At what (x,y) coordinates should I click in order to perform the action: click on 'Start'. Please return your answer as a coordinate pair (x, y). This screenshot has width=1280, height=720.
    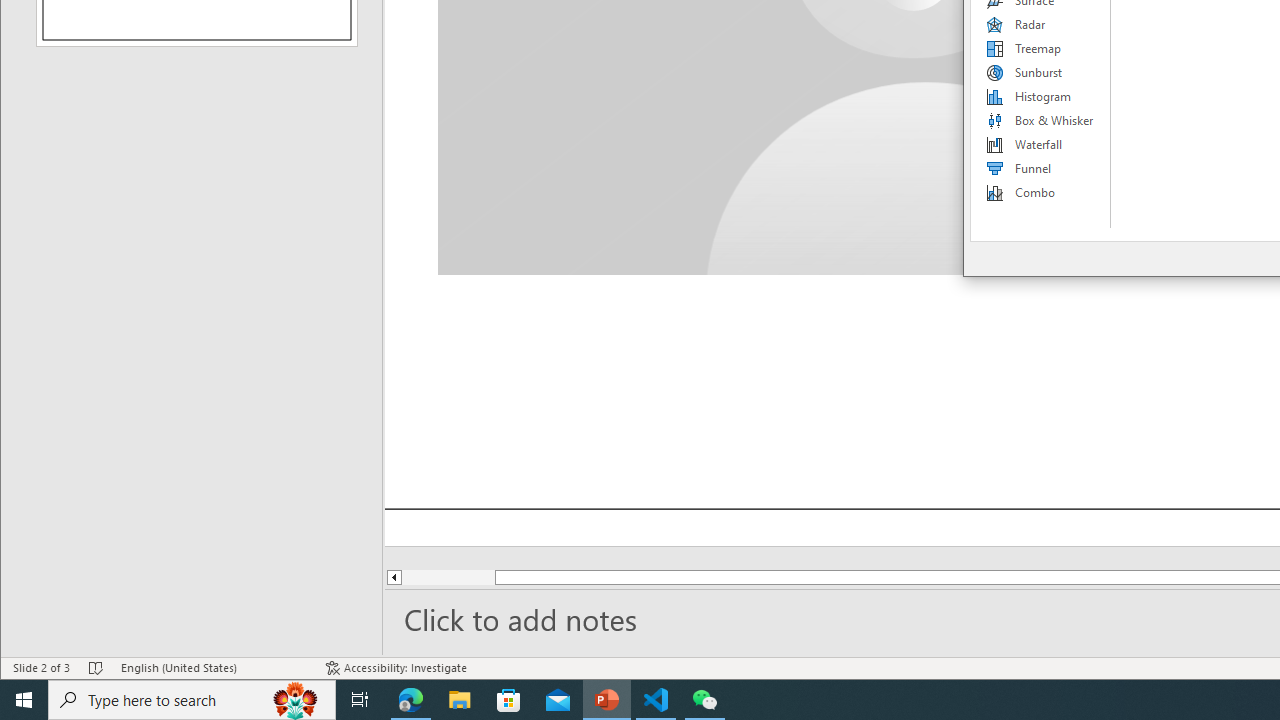
    Looking at the image, I should click on (24, 698).